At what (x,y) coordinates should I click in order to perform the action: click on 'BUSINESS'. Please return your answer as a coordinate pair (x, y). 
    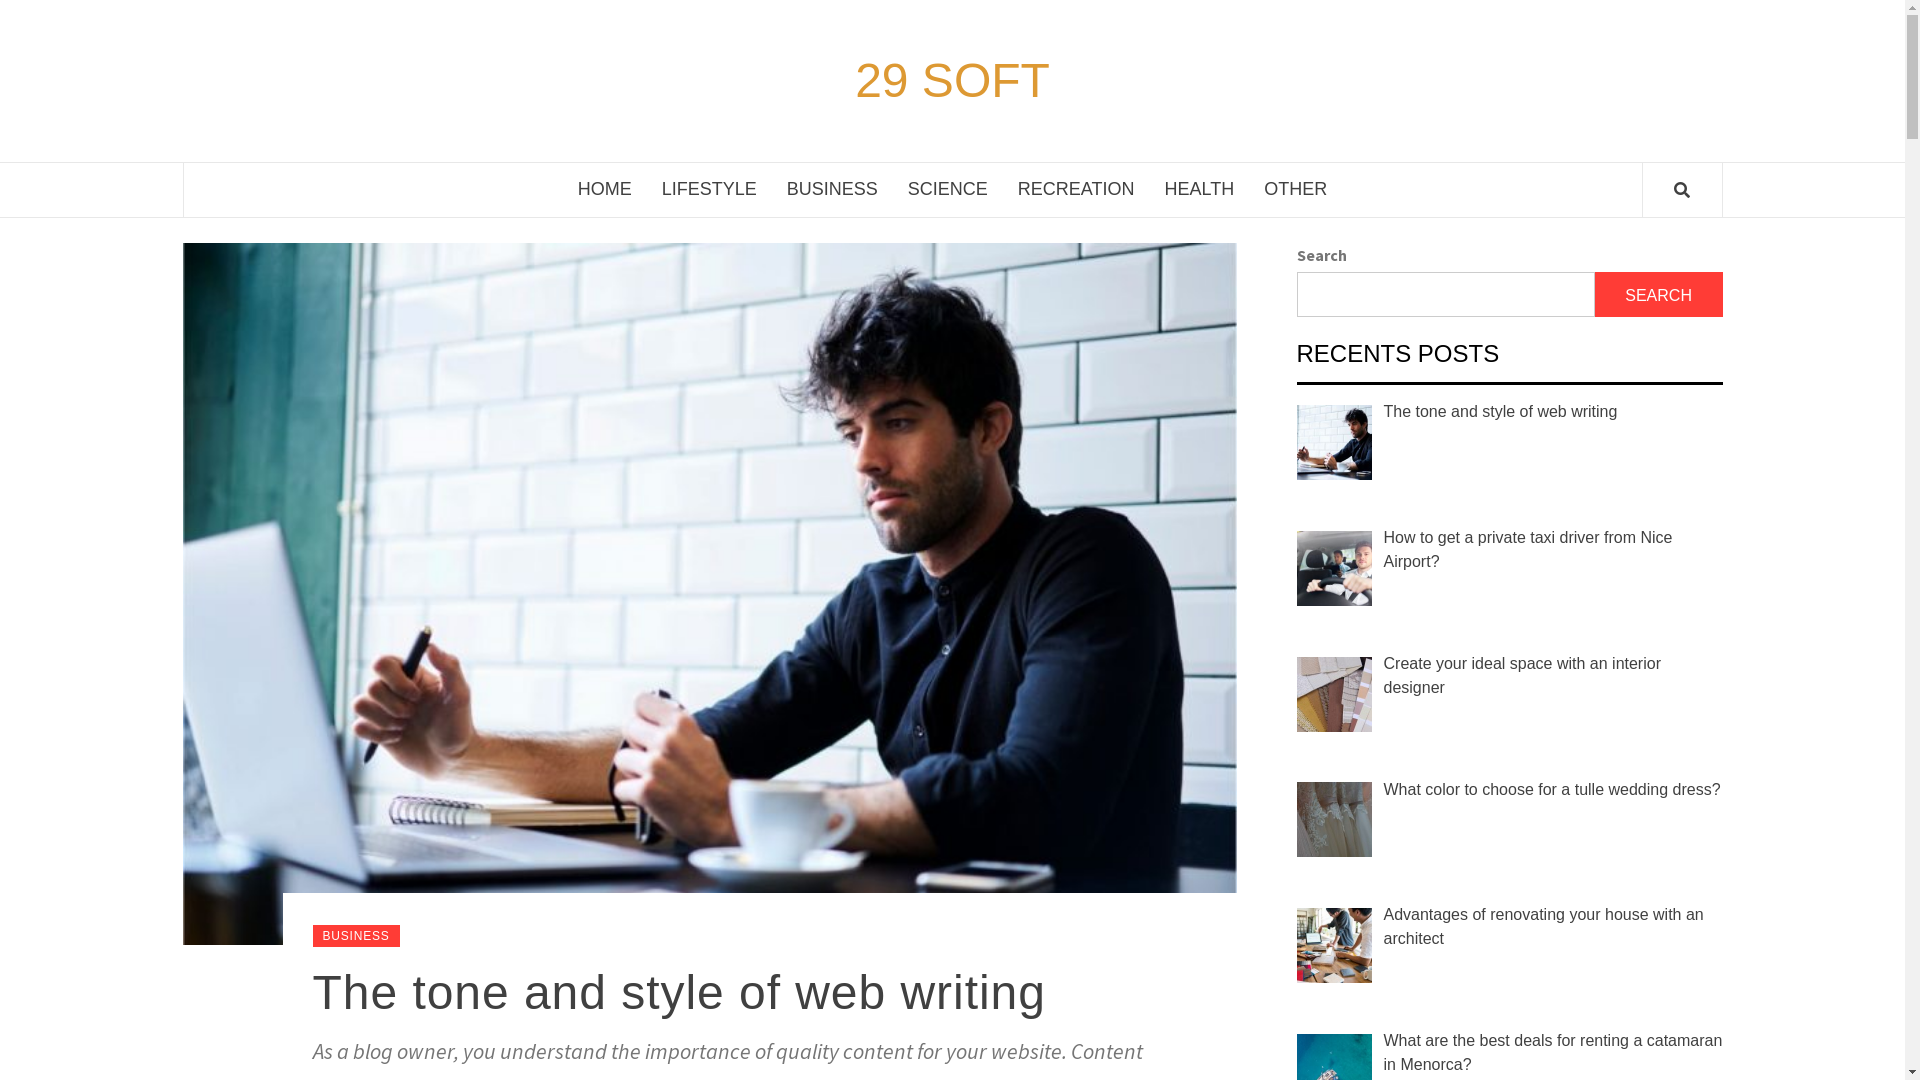
    Looking at the image, I should click on (311, 936).